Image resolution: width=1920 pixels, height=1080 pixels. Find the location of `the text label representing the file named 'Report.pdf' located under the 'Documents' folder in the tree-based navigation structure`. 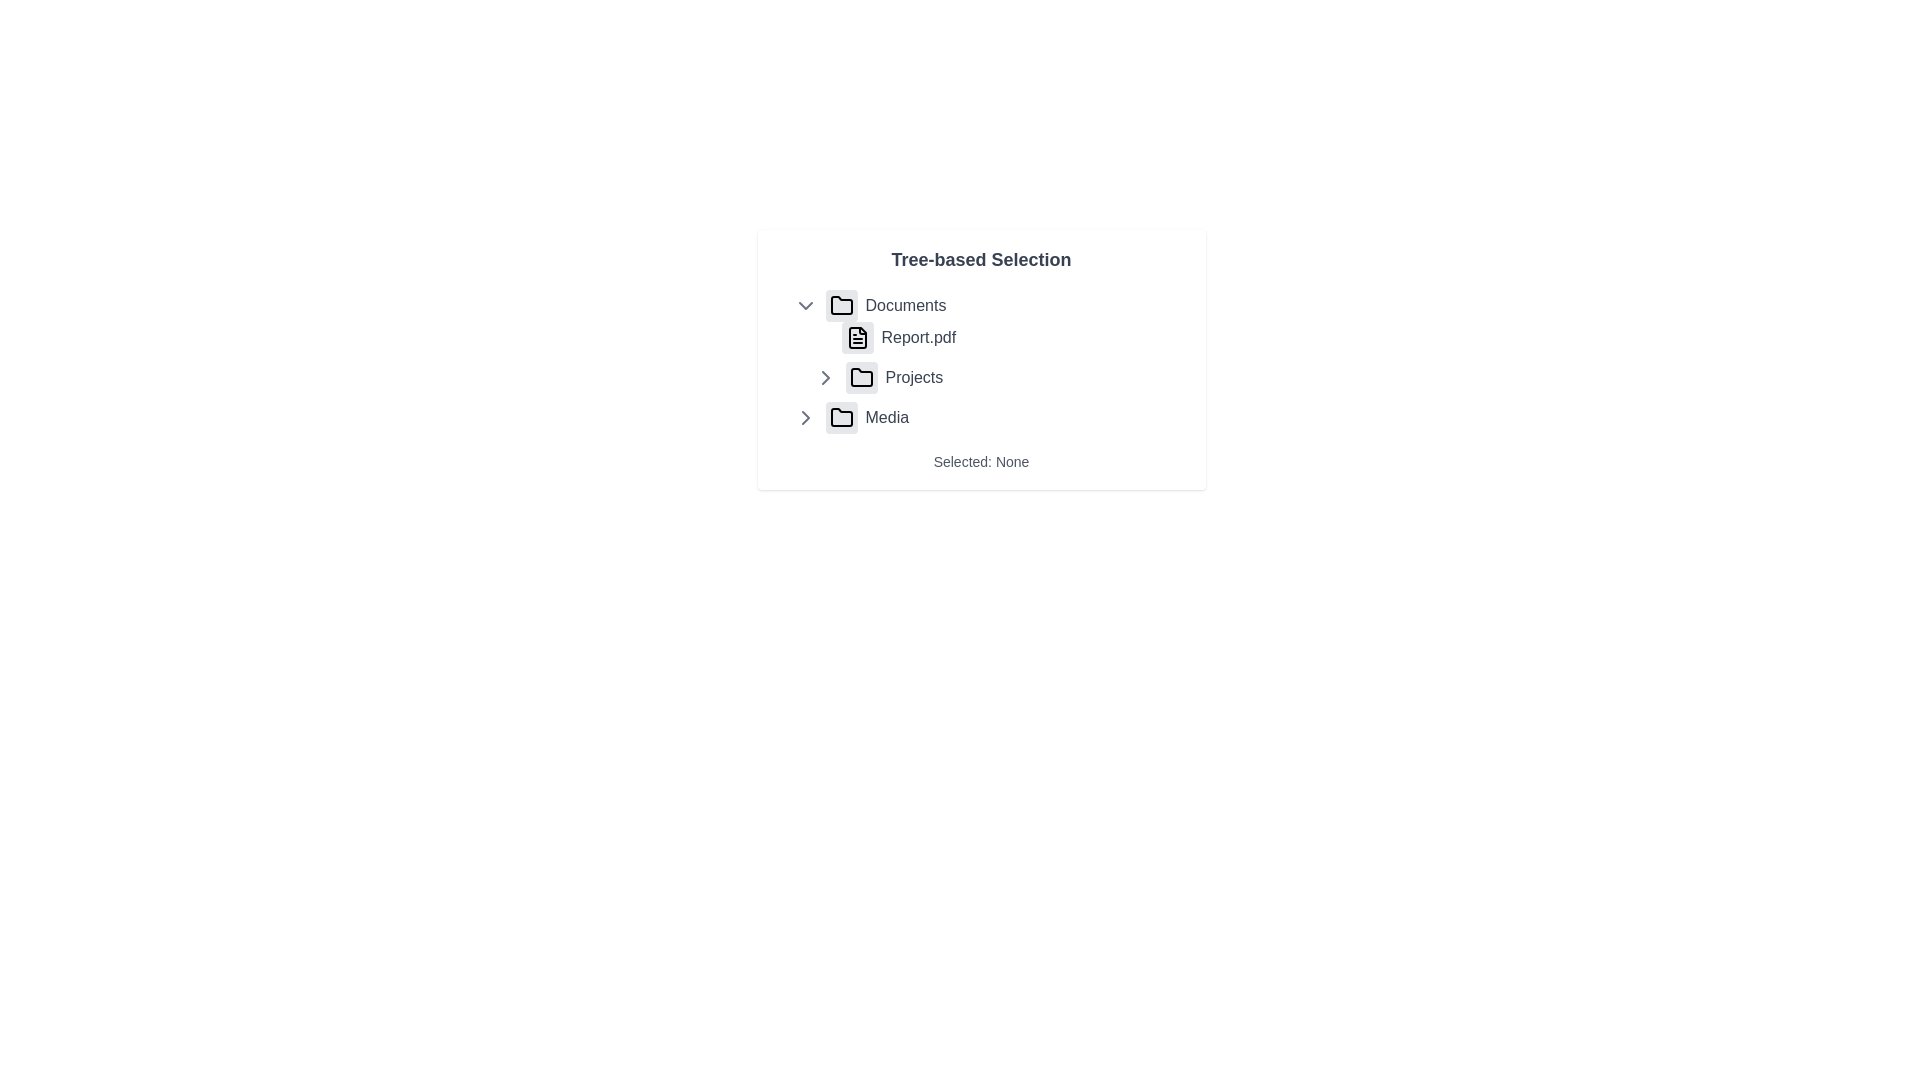

the text label representing the file named 'Report.pdf' located under the 'Documents' folder in the tree-based navigation structure is located at coordinates (917, 337).